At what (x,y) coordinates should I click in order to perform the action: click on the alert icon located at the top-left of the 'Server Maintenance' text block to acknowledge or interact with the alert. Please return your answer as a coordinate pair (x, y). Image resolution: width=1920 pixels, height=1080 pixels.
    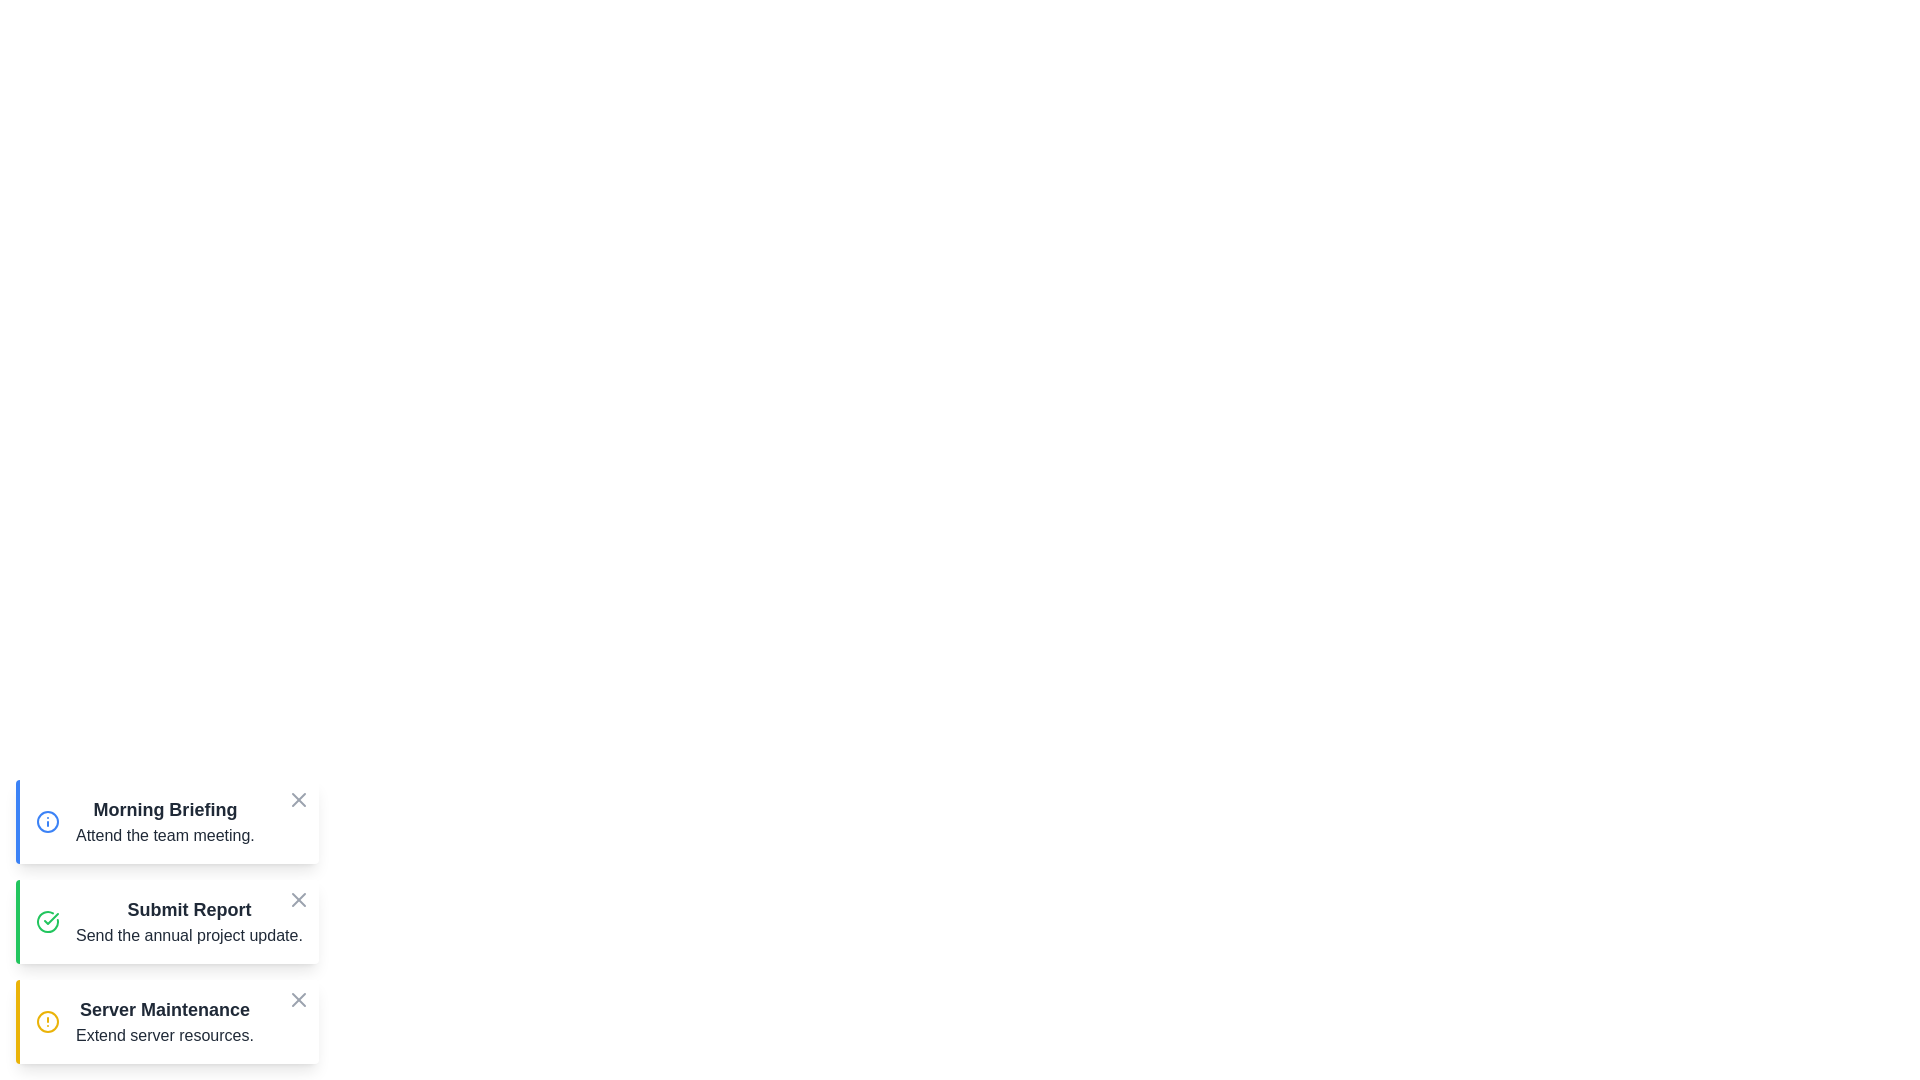
    Looking at the image, I should click on (48, 1022).